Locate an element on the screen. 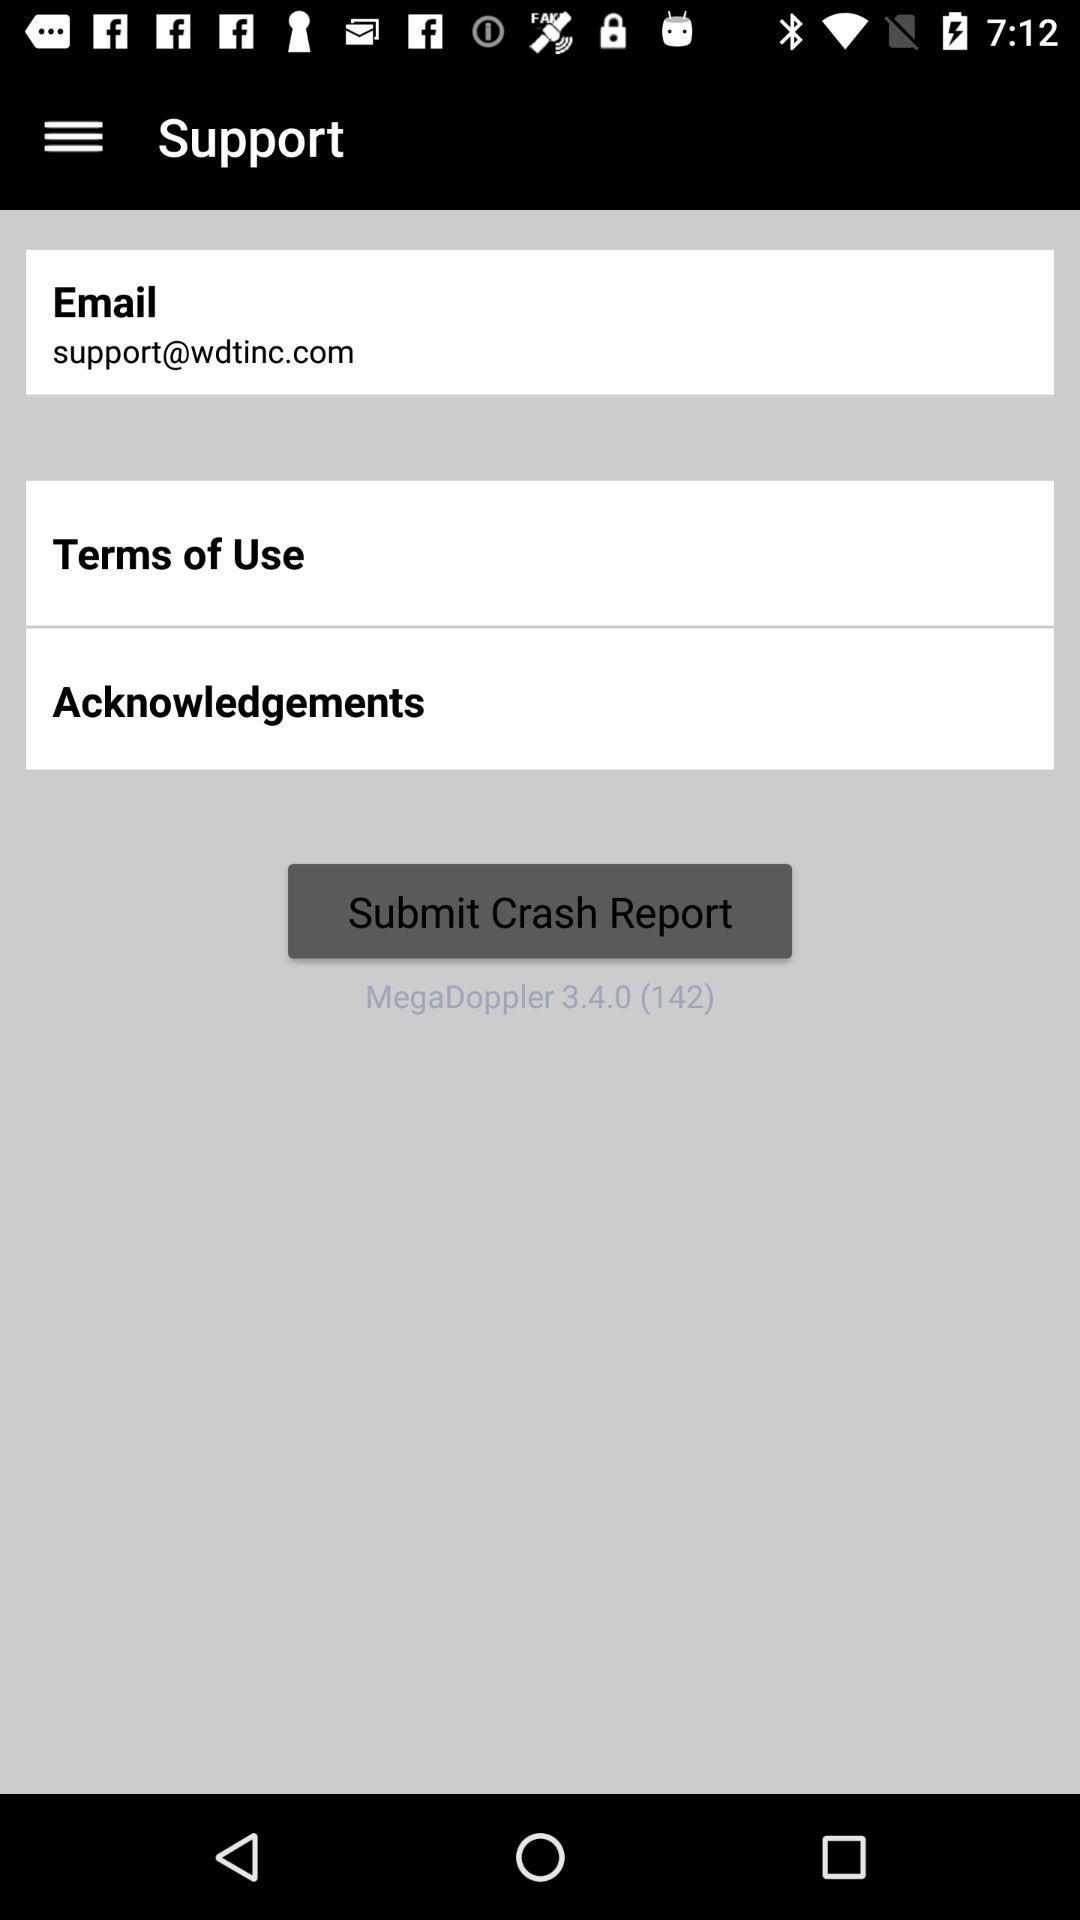  the menu icon is located at coordinates (72, 135).